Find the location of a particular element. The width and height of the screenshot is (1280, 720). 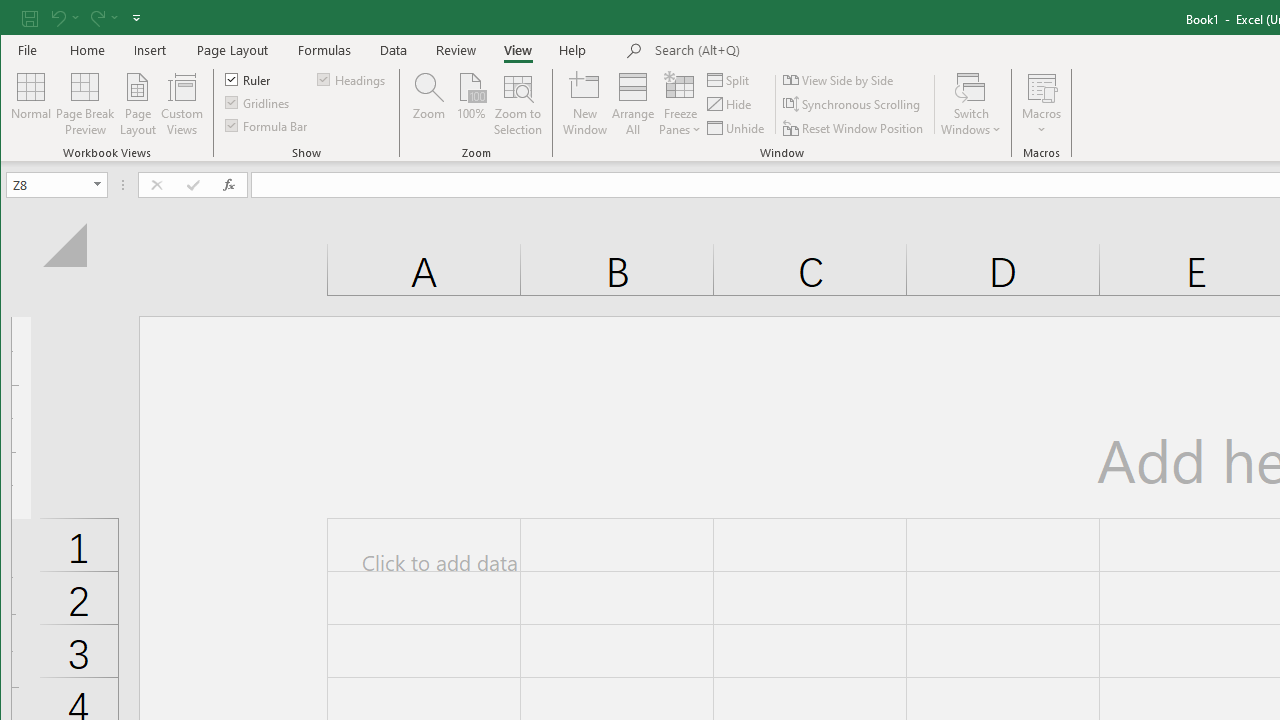

'100%' is located at coordinates (470, 104).